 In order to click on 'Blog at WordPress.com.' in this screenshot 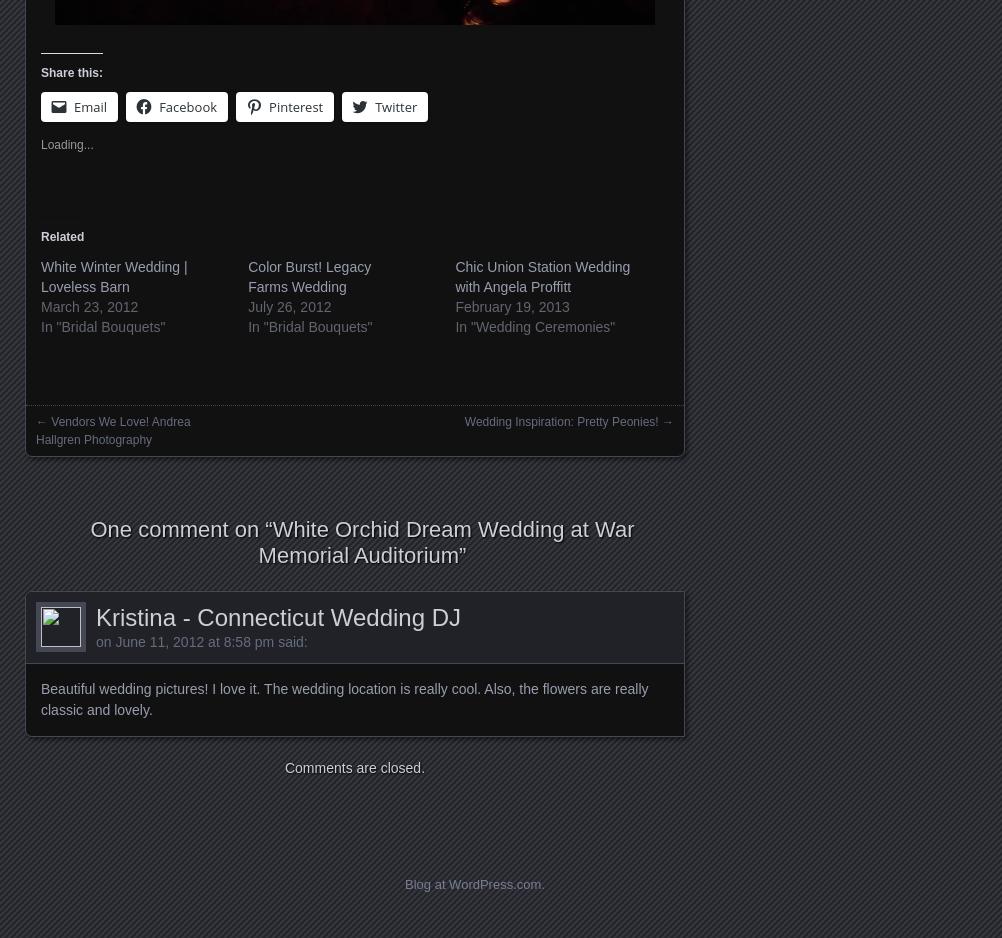, I will do `click(405, 884)`.